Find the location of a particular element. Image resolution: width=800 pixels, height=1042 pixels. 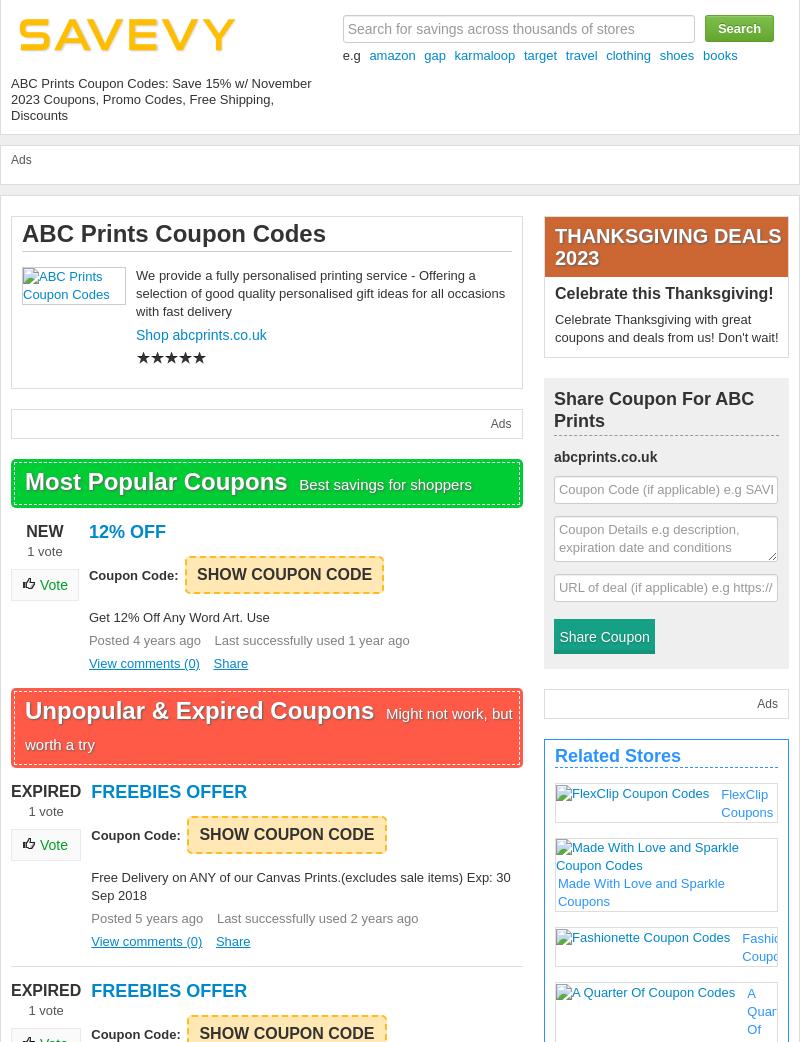

'abcprints.co.uk' is located at coordinates (553, 457).